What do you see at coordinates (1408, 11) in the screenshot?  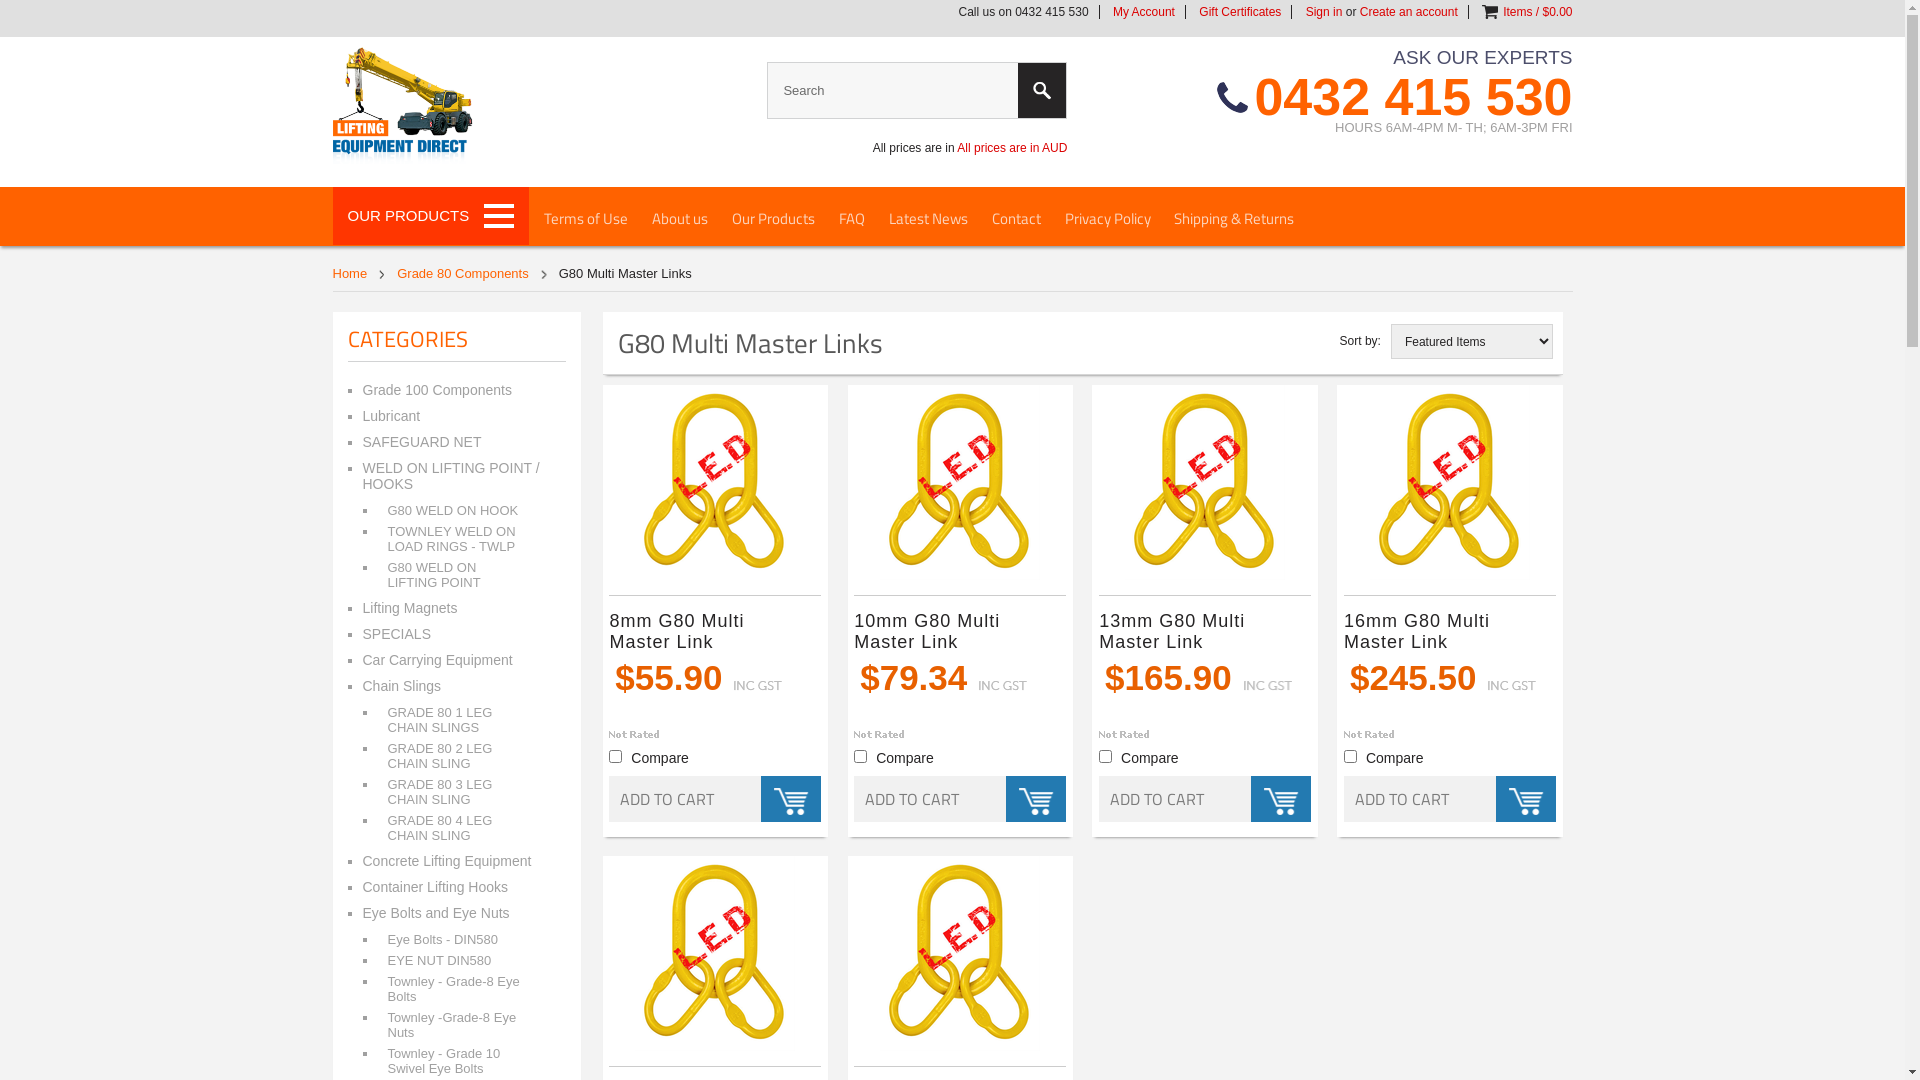 I see `'Create an account'` at bounding box center [1408, 11].